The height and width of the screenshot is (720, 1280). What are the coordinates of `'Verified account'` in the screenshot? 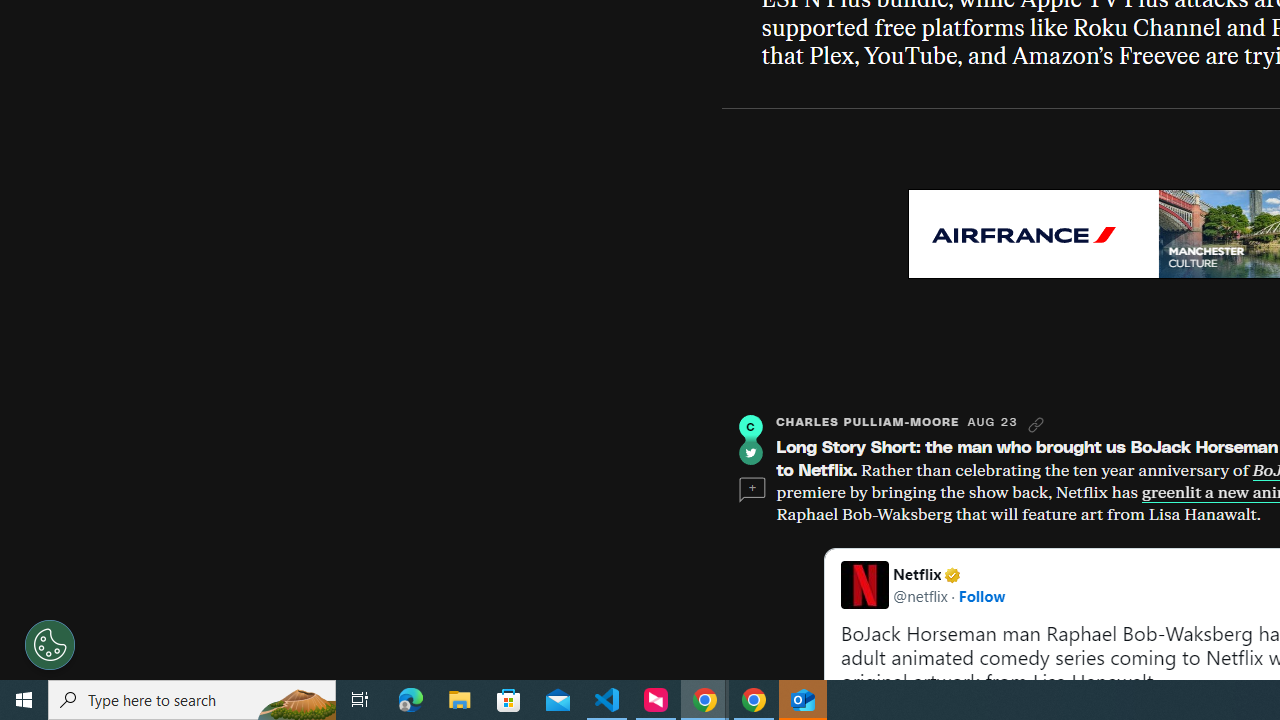 It's located at (951, 574).